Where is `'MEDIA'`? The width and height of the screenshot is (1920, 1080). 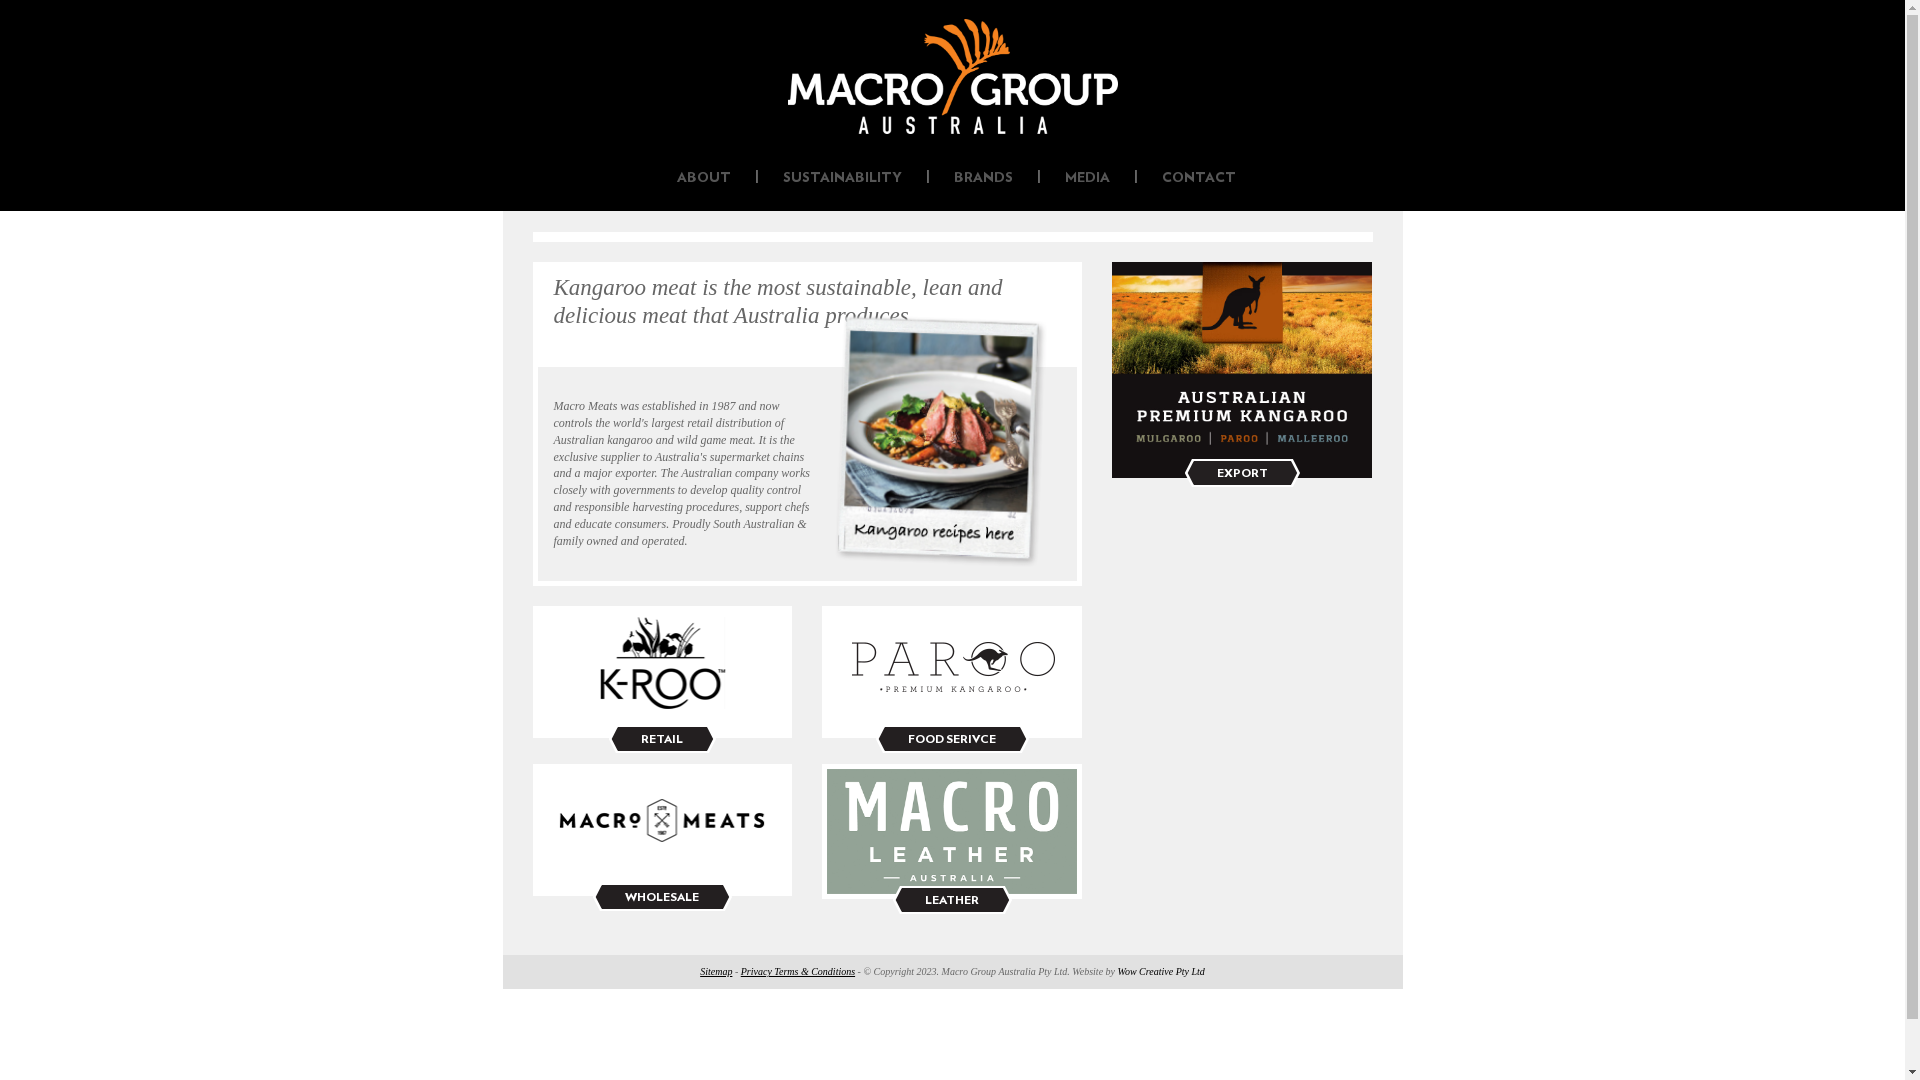
'MEDIA' is located at coordinates (1086, 176).